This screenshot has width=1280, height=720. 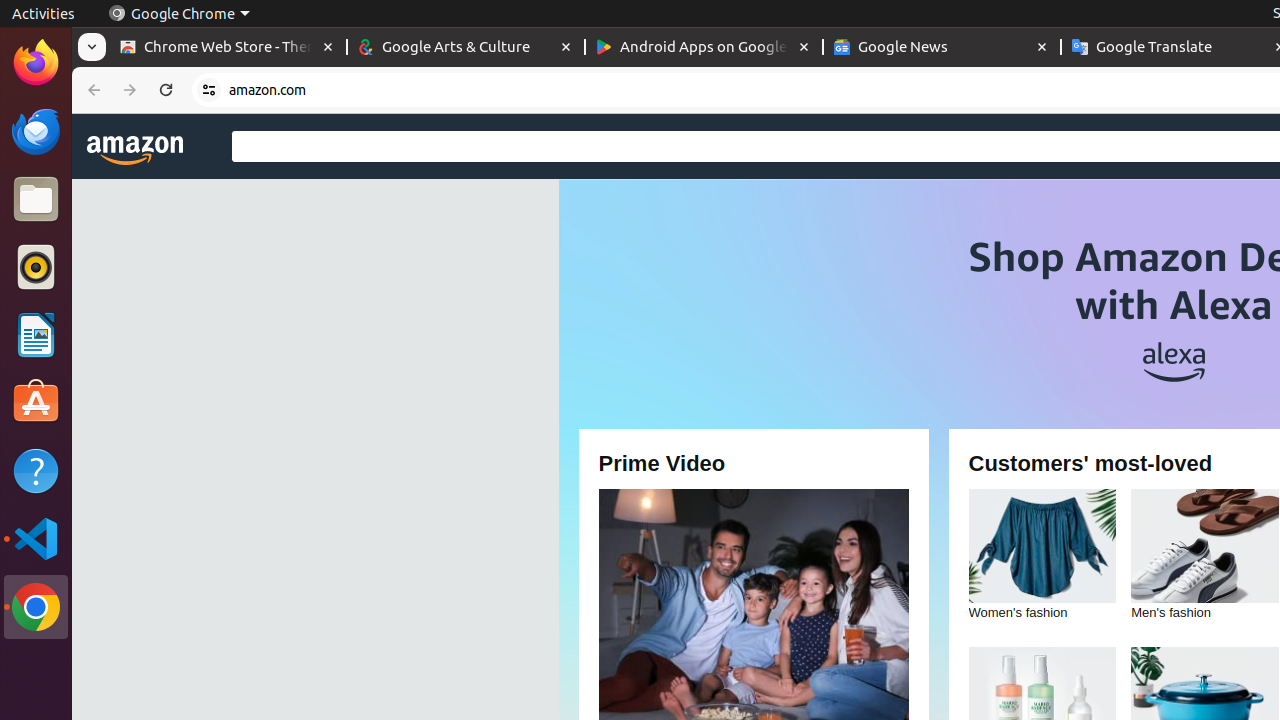 What do you see at coordinates (129, 90) in the screenshot?
I see `'Forward'` at bounding box center [129, 90].